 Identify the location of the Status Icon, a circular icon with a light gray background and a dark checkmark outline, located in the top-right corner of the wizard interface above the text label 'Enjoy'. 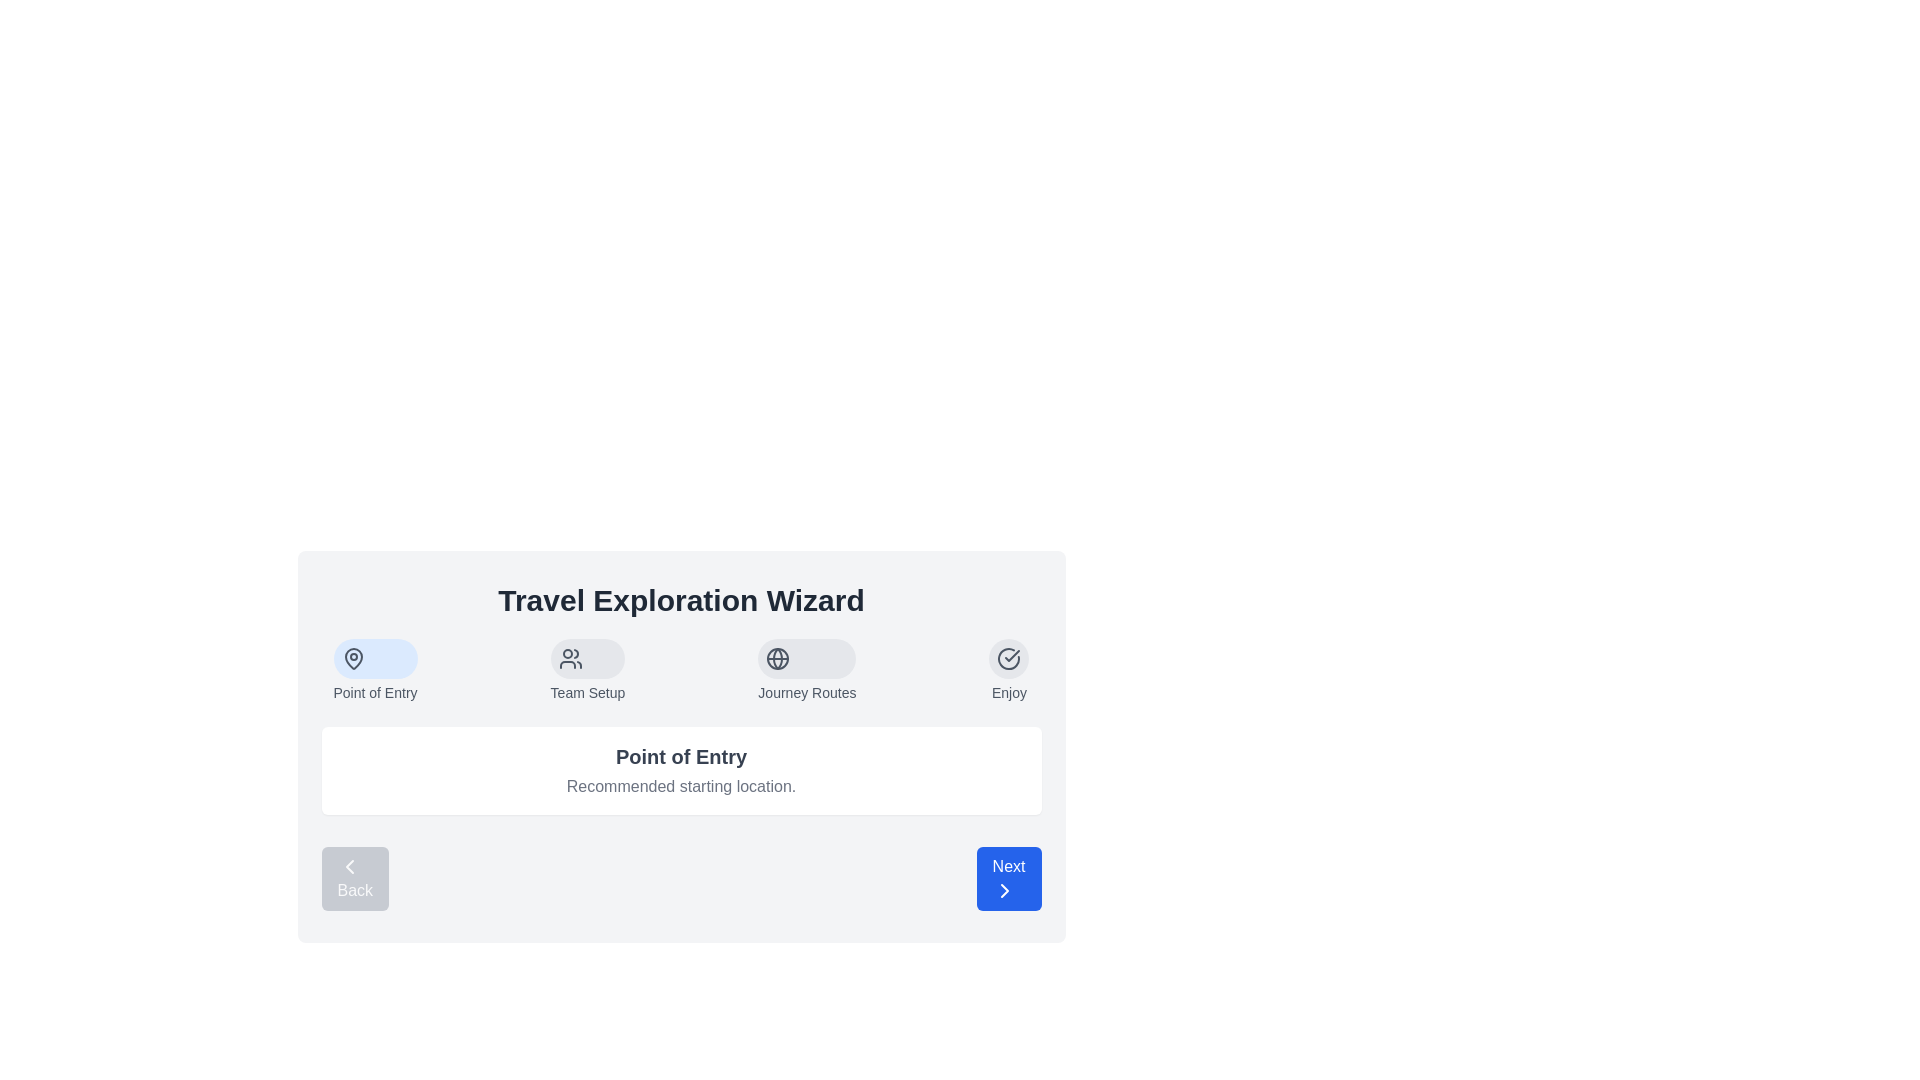
(1009, 659).